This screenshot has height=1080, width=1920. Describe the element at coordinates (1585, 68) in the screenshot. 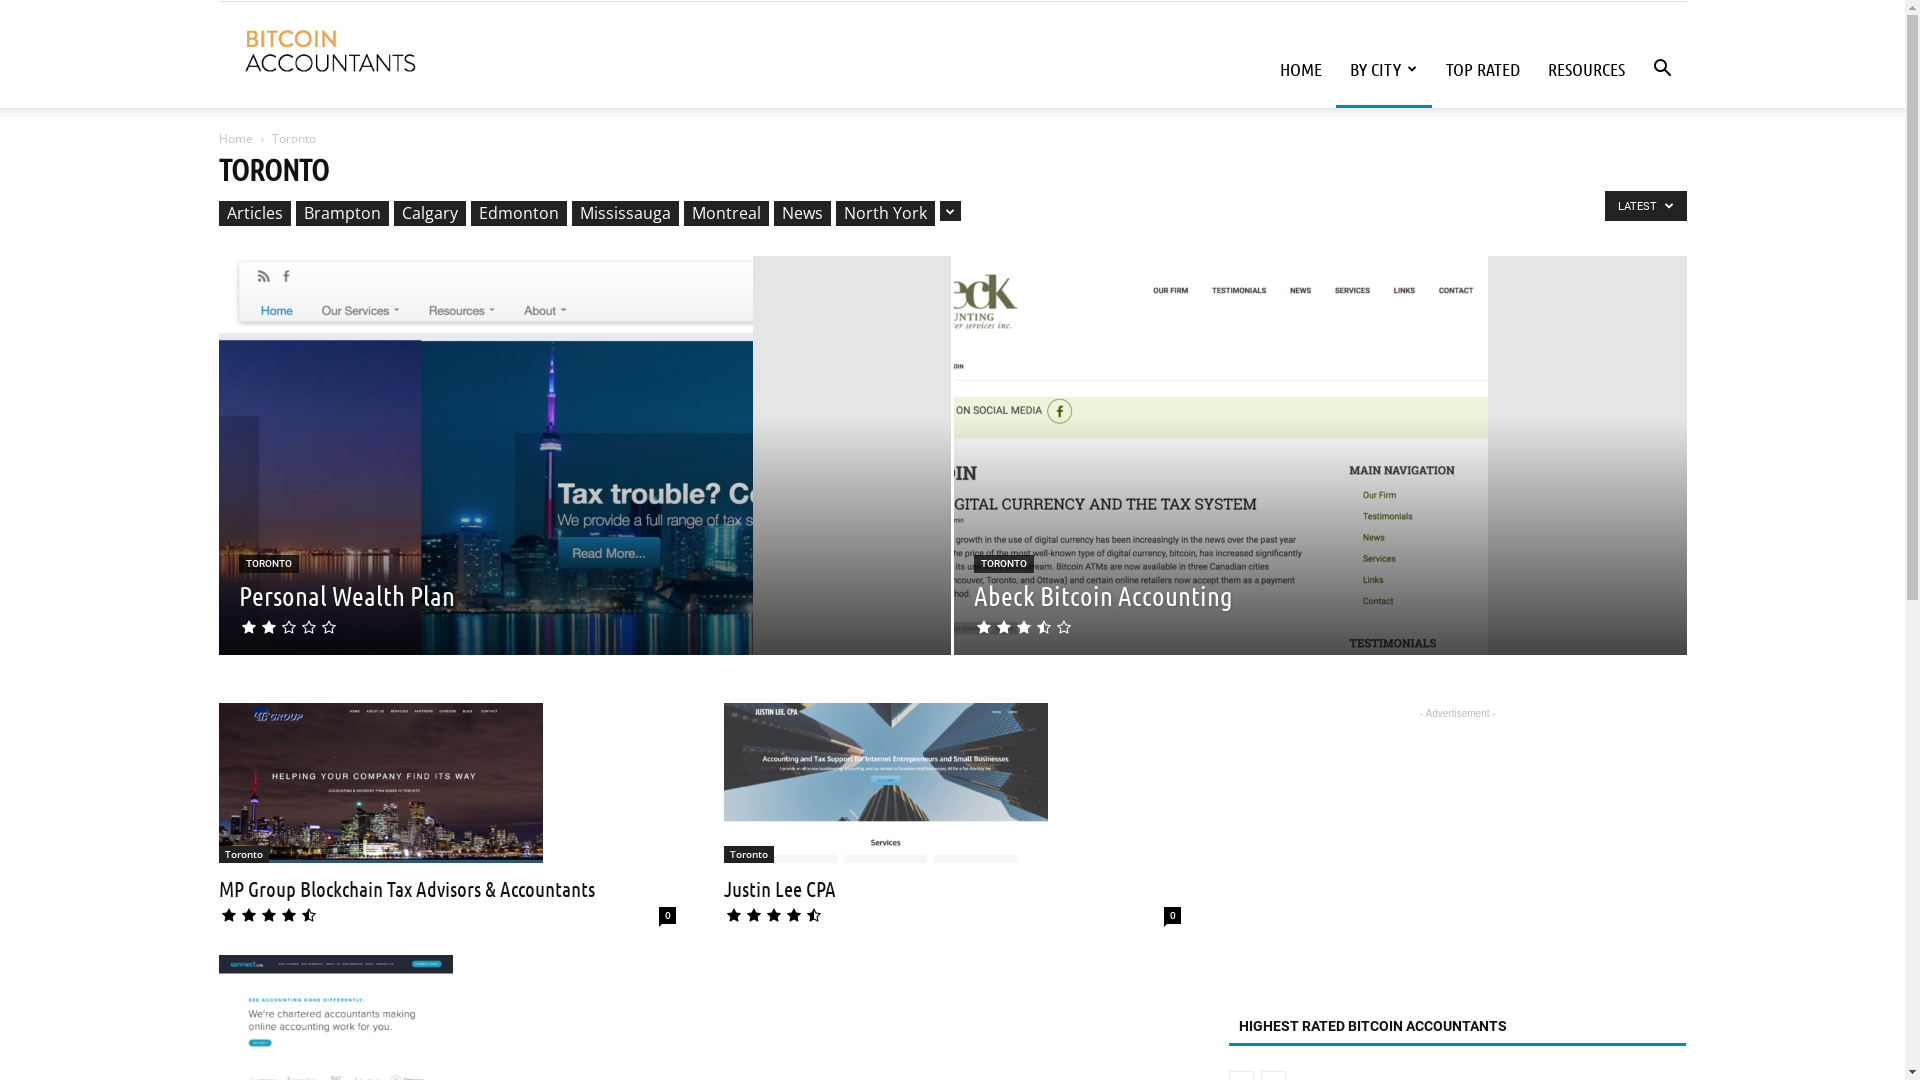

I see `'RESOURCES'` at that location.